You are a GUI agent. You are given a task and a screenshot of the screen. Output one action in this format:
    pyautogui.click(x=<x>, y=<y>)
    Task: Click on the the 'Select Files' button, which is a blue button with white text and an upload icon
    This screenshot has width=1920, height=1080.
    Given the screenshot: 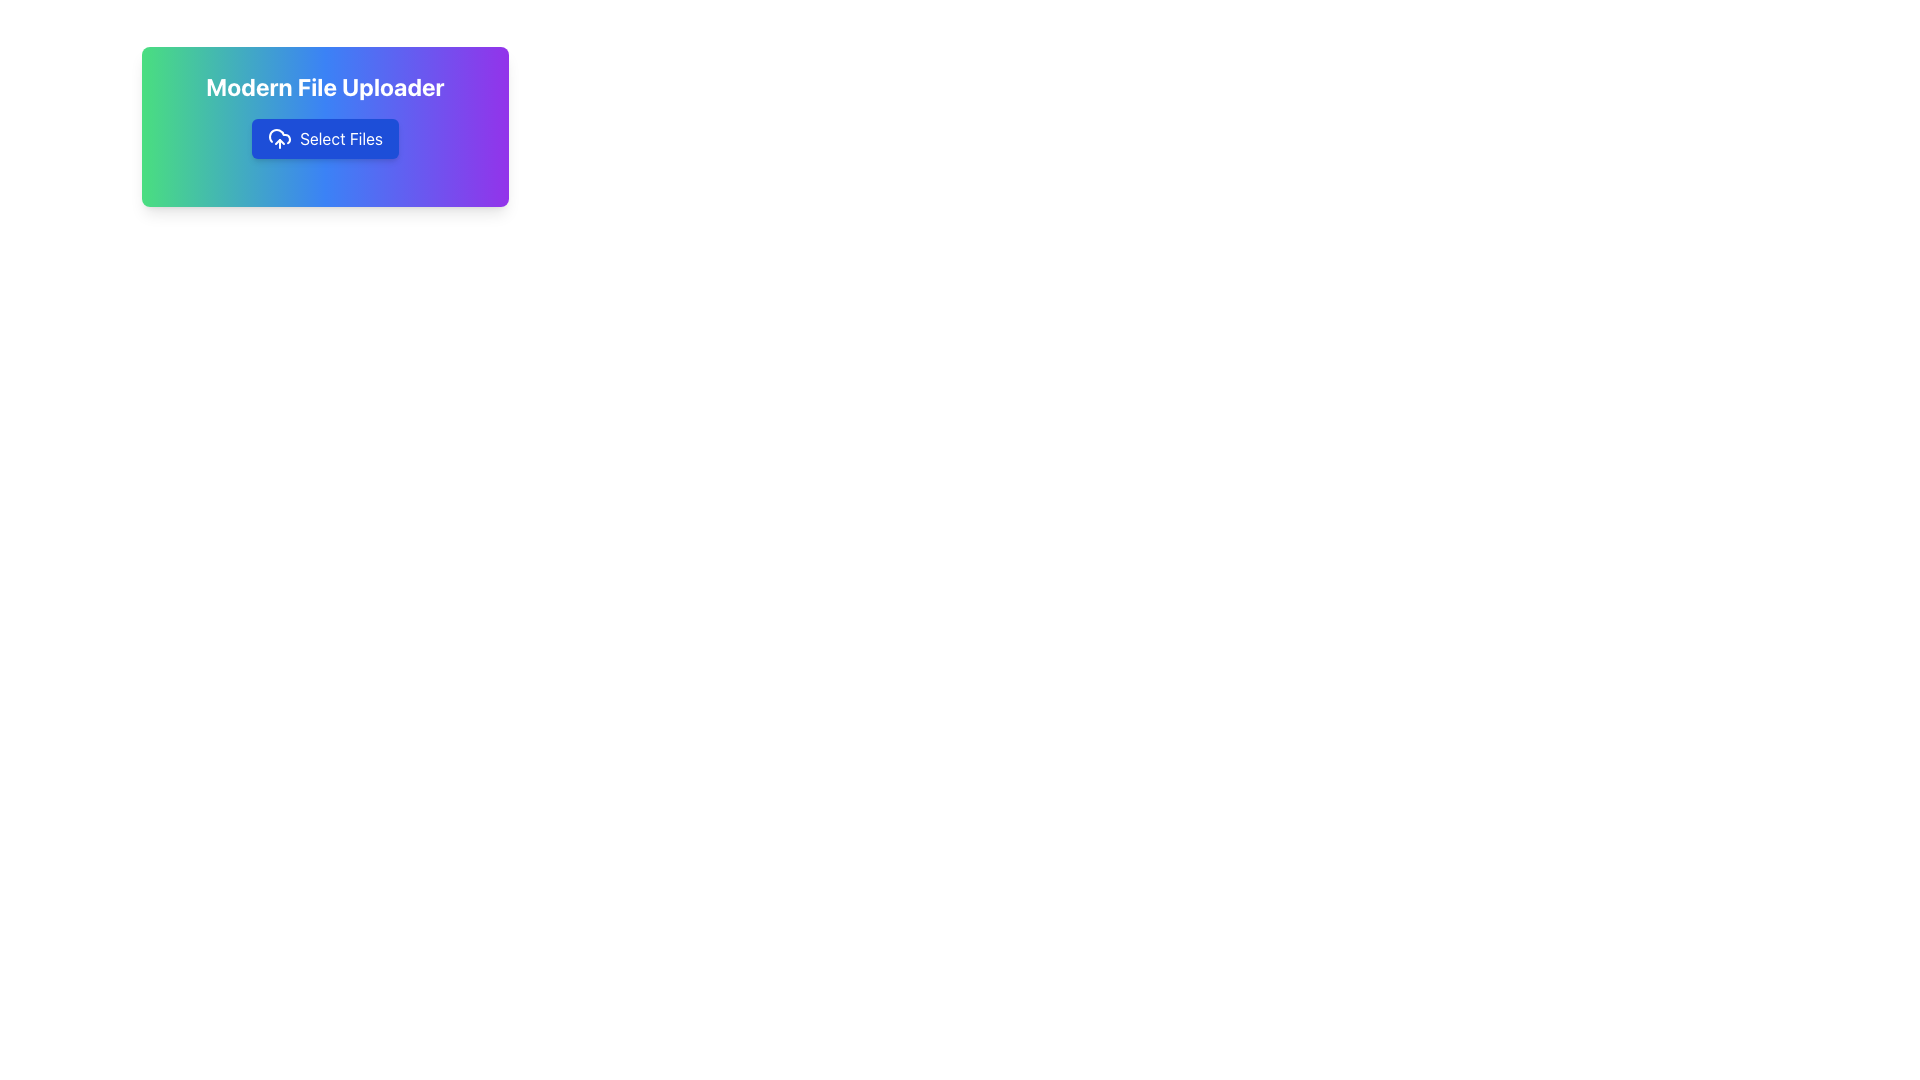 What is the action you would take?
    pyautogui.click(x=325, y=137)
    